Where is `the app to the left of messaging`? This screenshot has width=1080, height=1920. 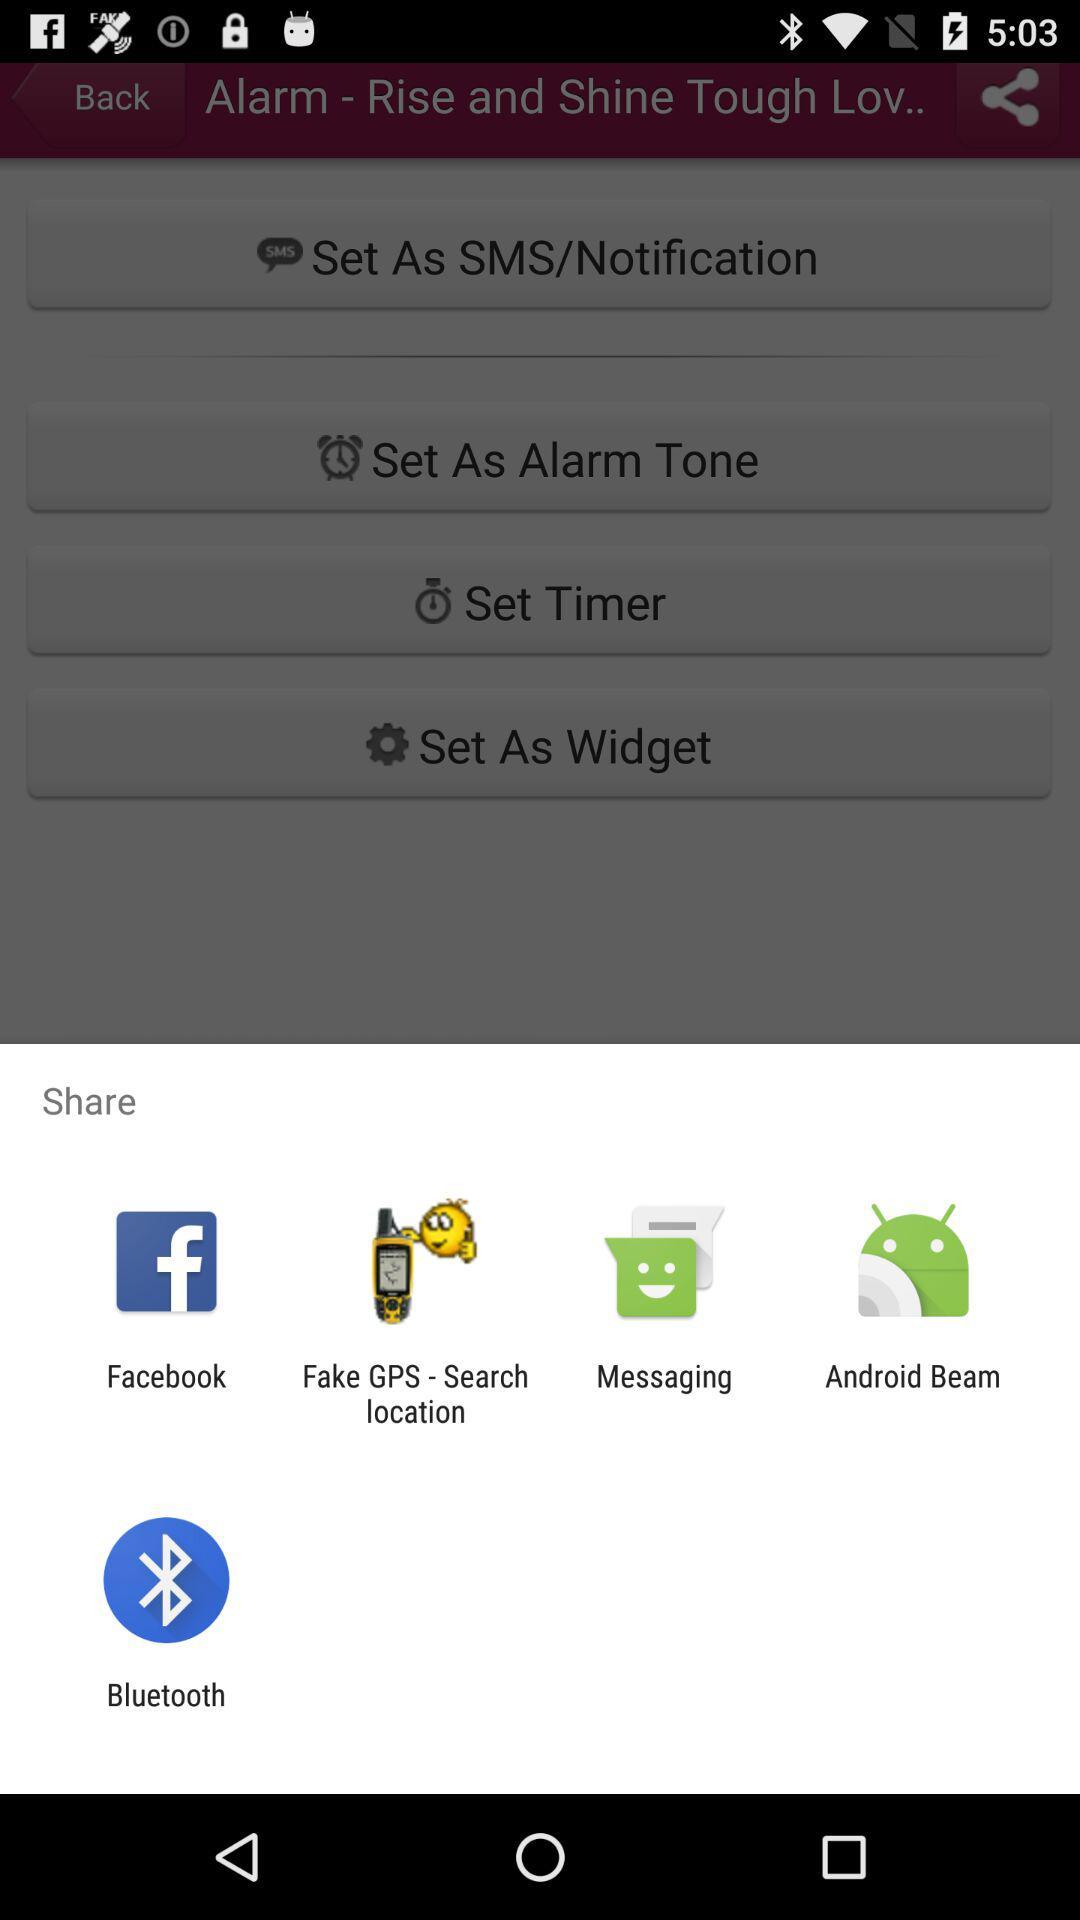 the app to the left of messaging is located at coordinates (414, 1392).